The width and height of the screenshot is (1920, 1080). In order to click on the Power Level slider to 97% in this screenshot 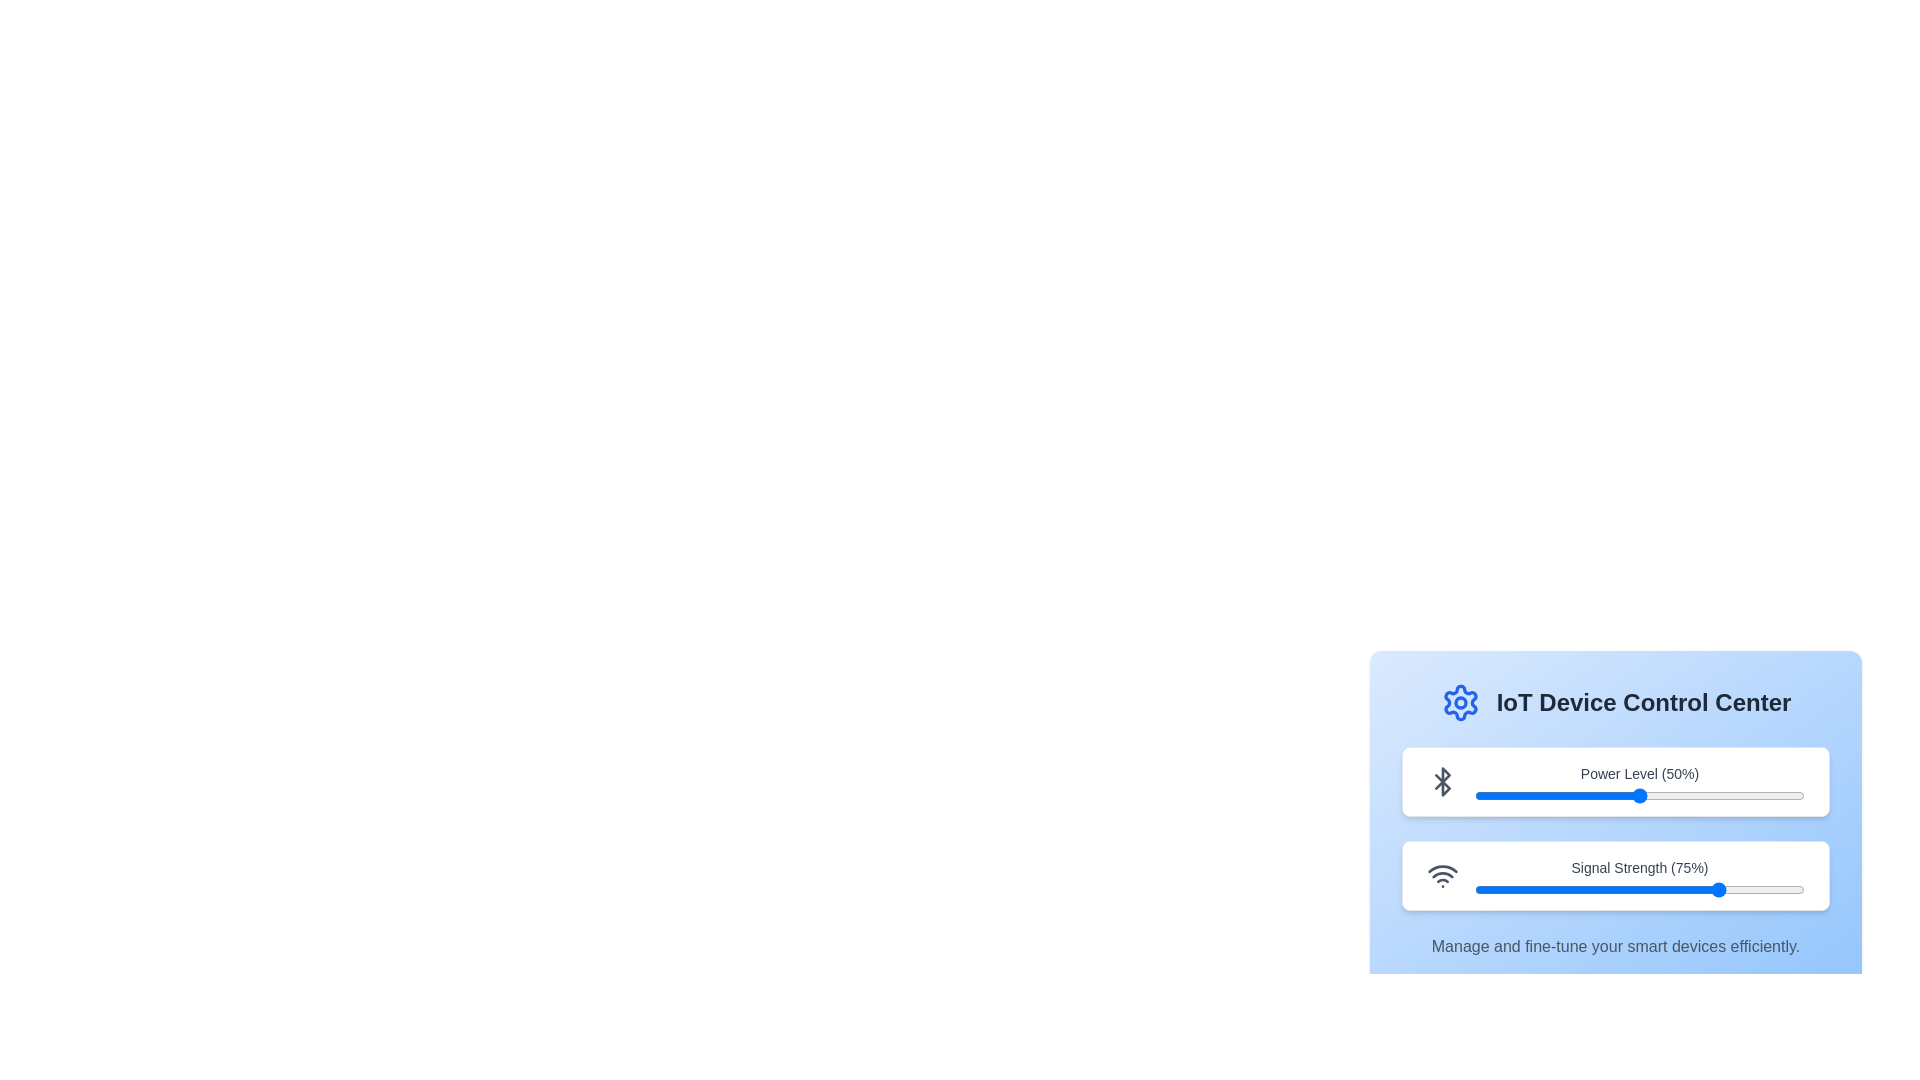, I will do `click(1795, 794)`.